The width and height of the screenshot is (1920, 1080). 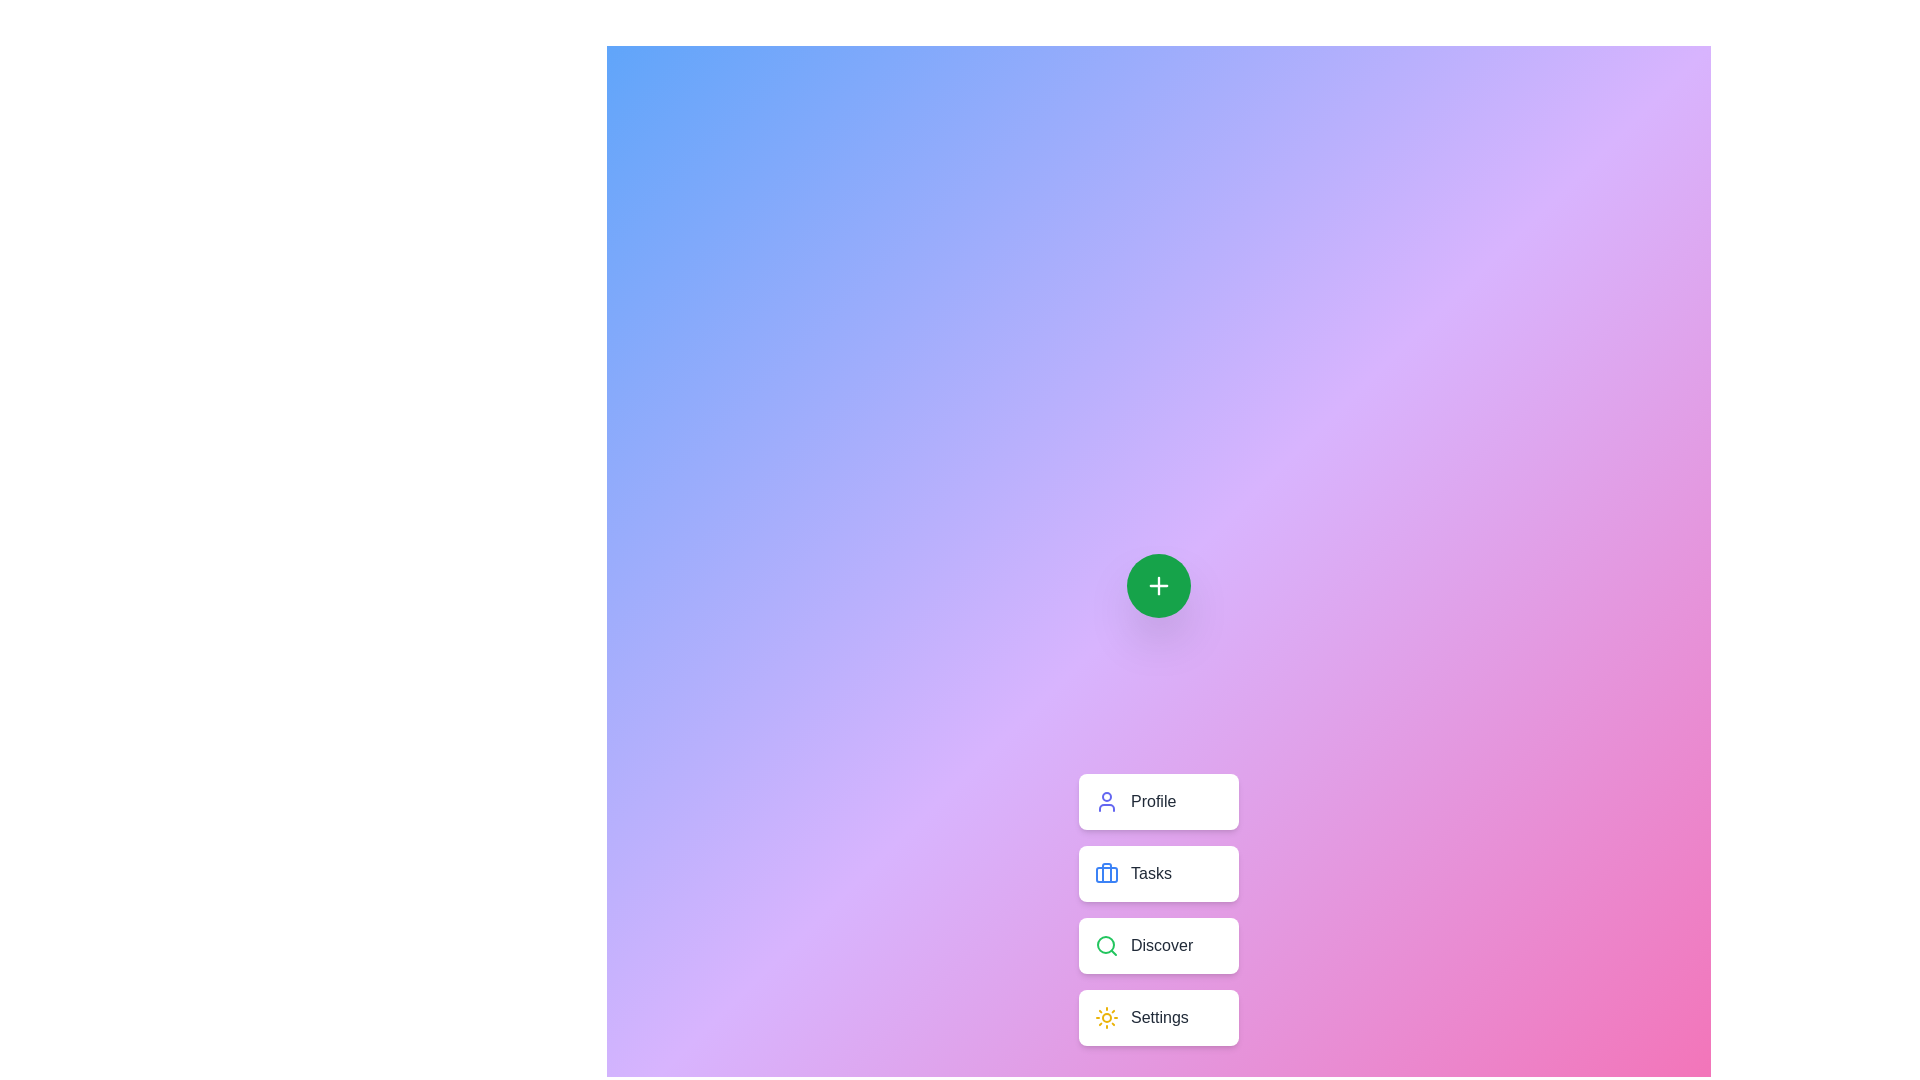 What do you see at coordinates (1158, 873) in the screenshot?
I see `the 'Tasks' button to select it` at bounding box center [1158, 873].